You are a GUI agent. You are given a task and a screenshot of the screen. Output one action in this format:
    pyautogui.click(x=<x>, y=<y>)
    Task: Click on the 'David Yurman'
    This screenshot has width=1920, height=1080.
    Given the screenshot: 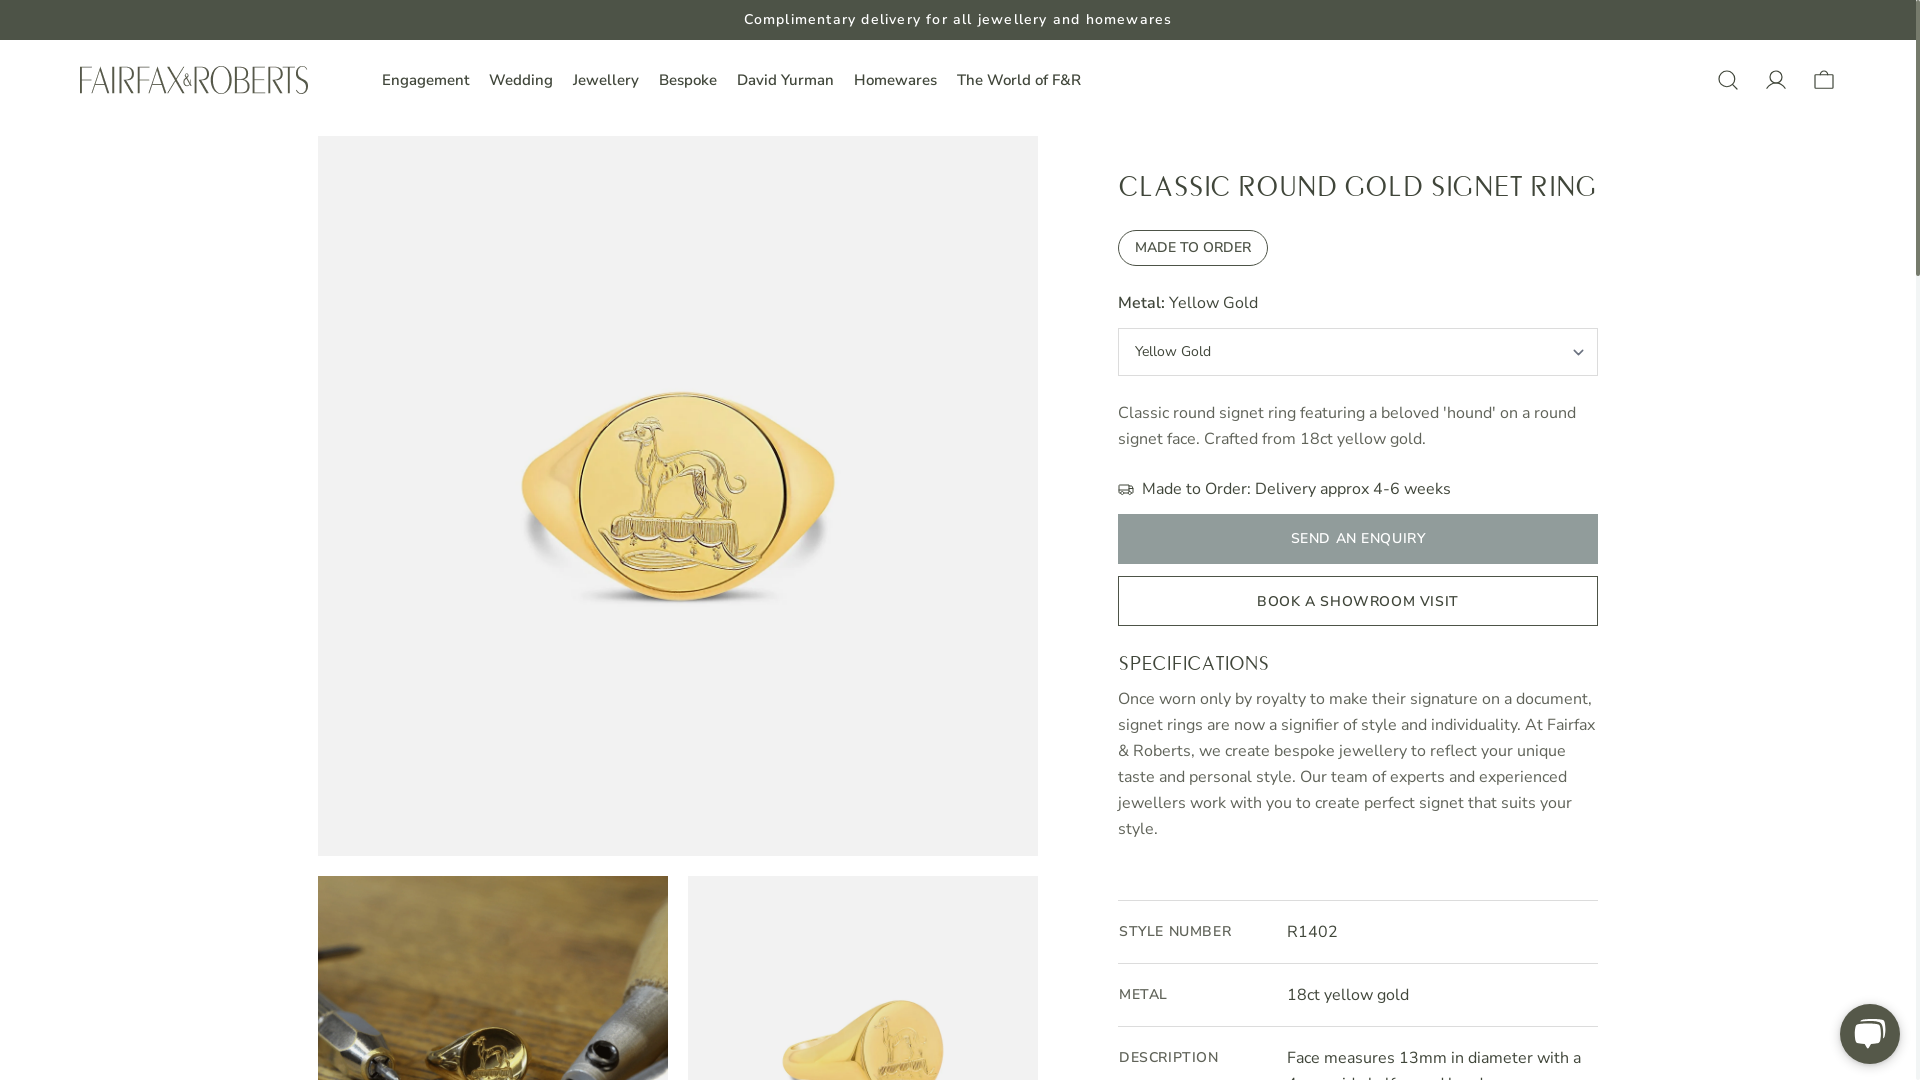 What is the action you would take?
    pyautogui.click(x=784, y=79)
    